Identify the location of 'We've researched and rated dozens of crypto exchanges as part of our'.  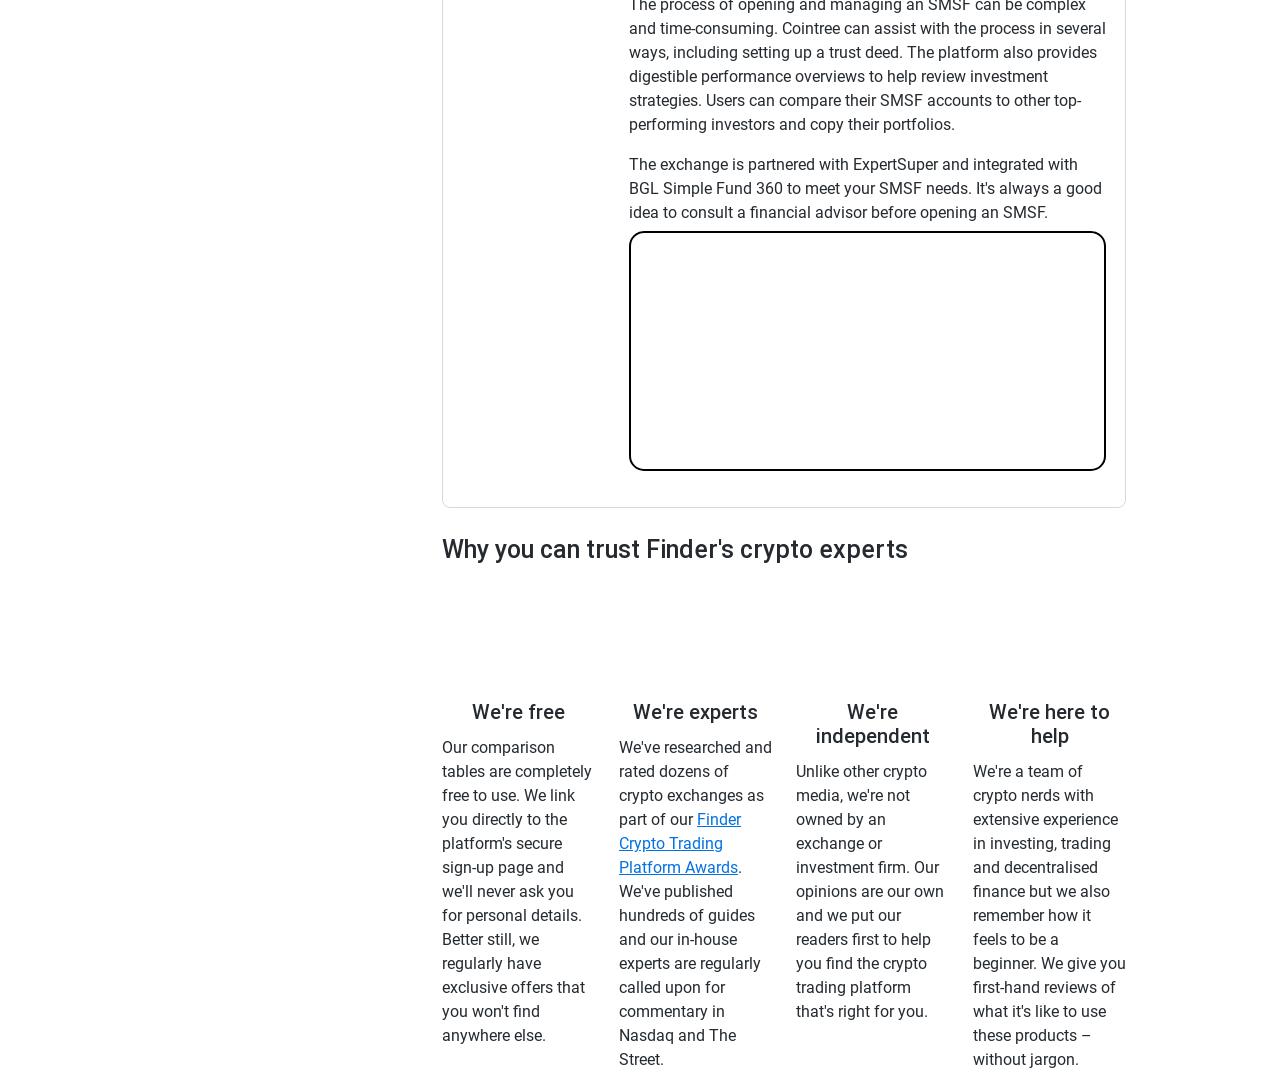
(695, 783).